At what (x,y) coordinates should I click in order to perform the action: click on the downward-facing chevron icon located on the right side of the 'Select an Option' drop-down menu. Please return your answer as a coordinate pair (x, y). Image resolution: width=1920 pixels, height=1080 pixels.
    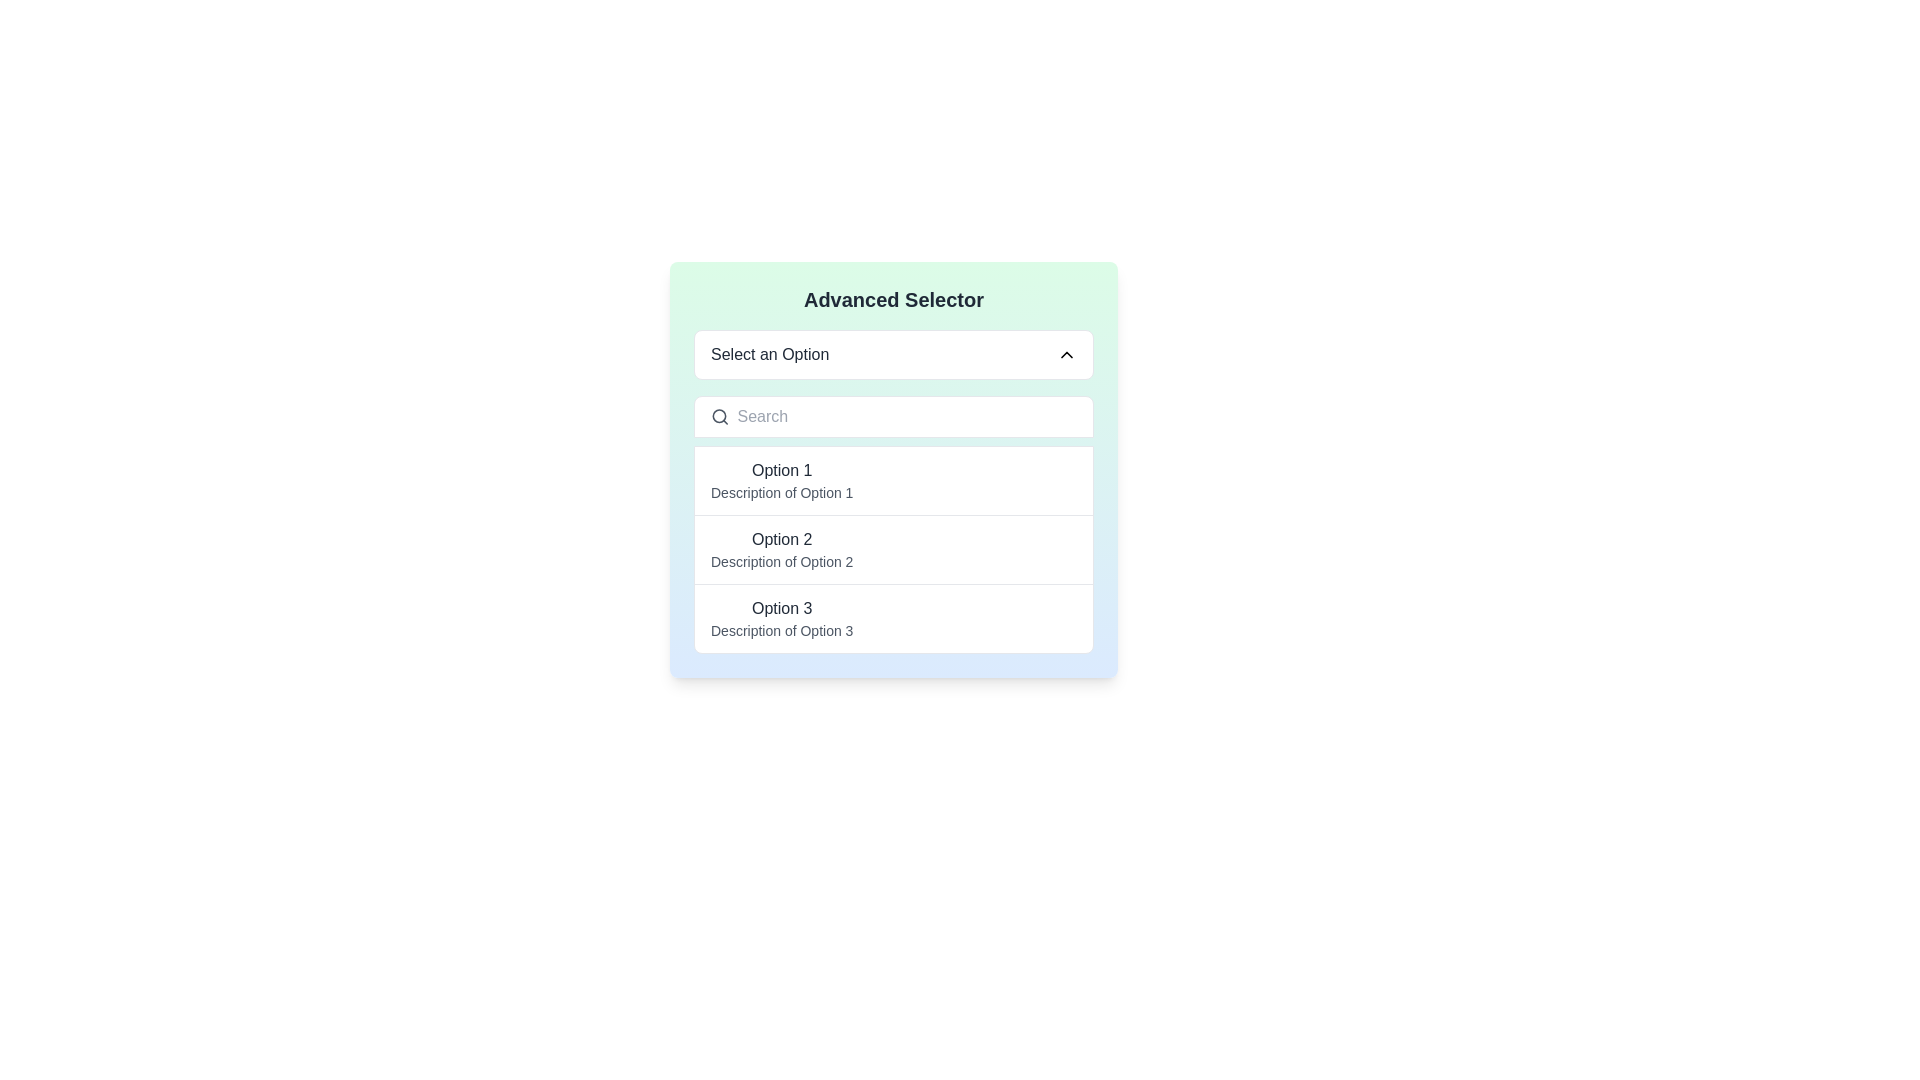
    Looking at the image, I should click on (1065, 353).